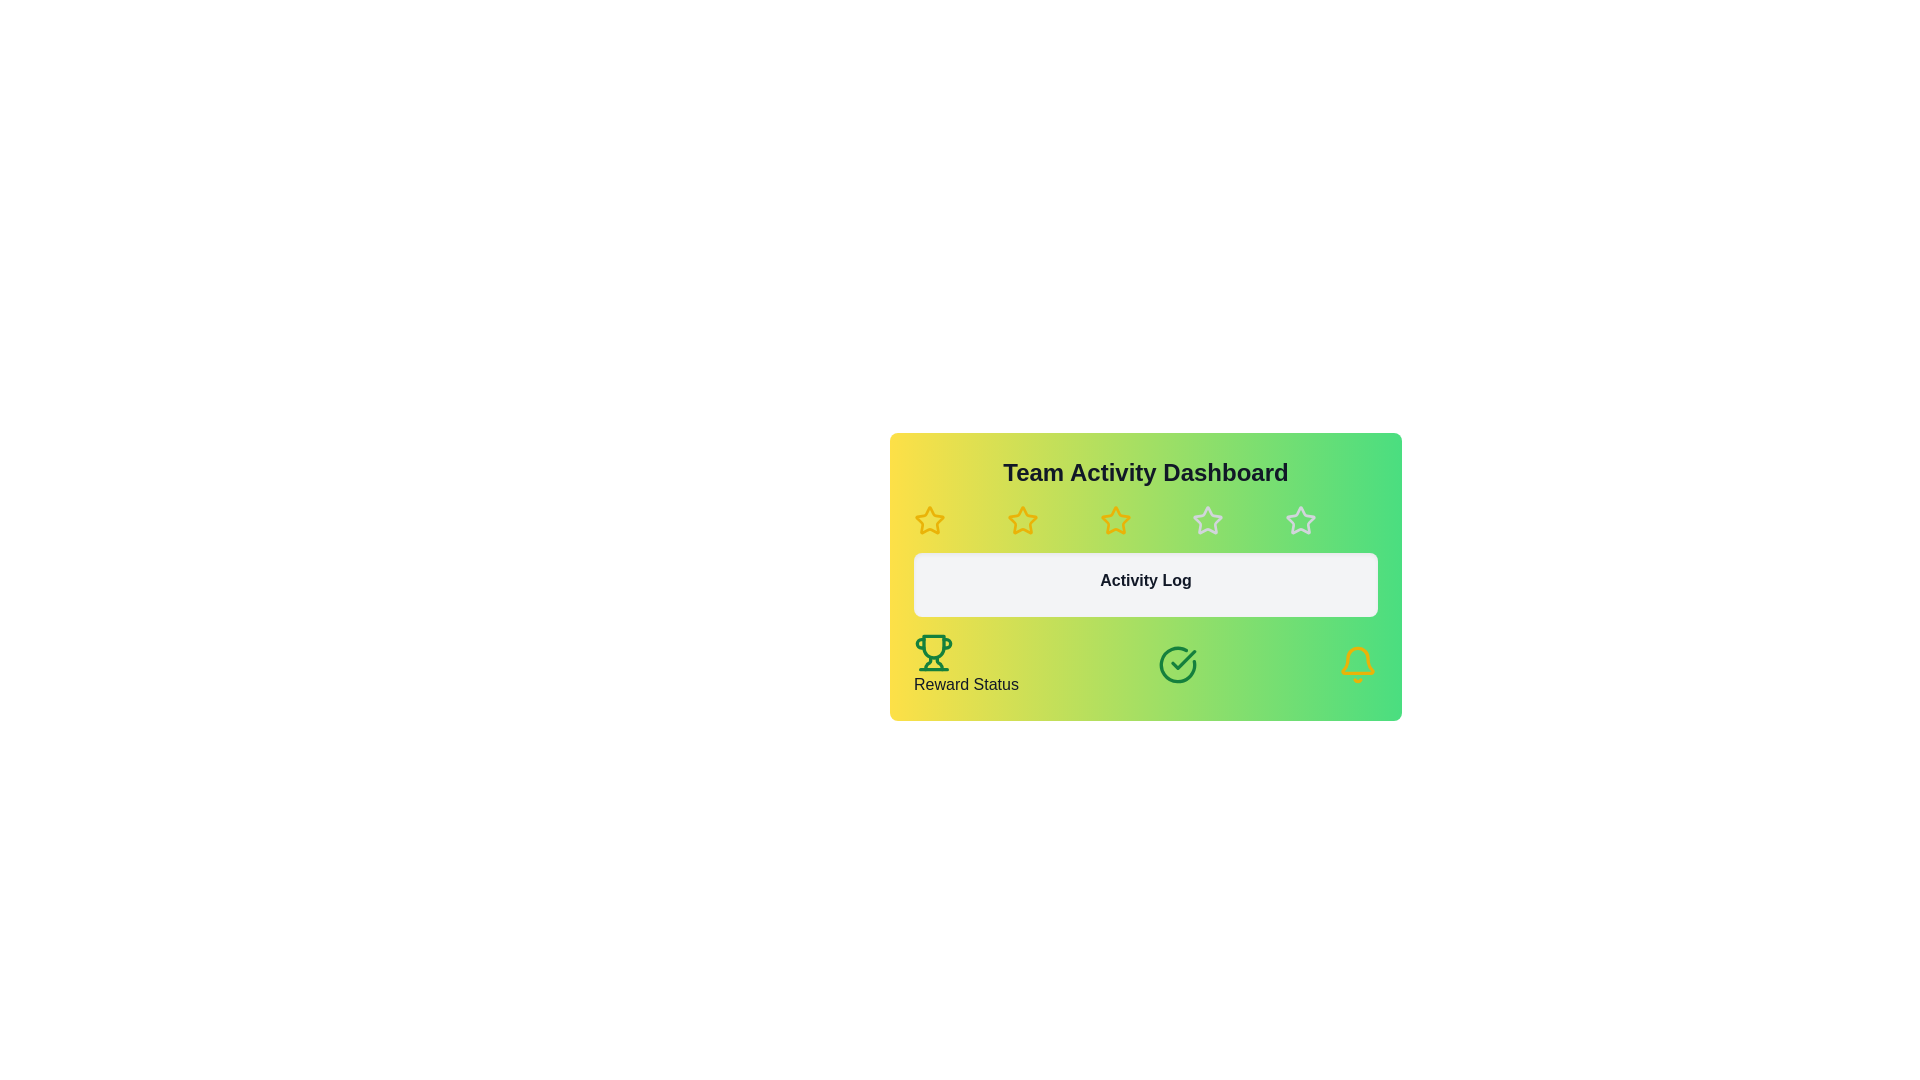 The width and height of the screenshot is (1920, 1080). Describe the element at coordinates (1146, 664) in the screenshot. I see `the Information panel displaying reward status, located at the bottom of the 'Team Activity Dashboard'` at that location.